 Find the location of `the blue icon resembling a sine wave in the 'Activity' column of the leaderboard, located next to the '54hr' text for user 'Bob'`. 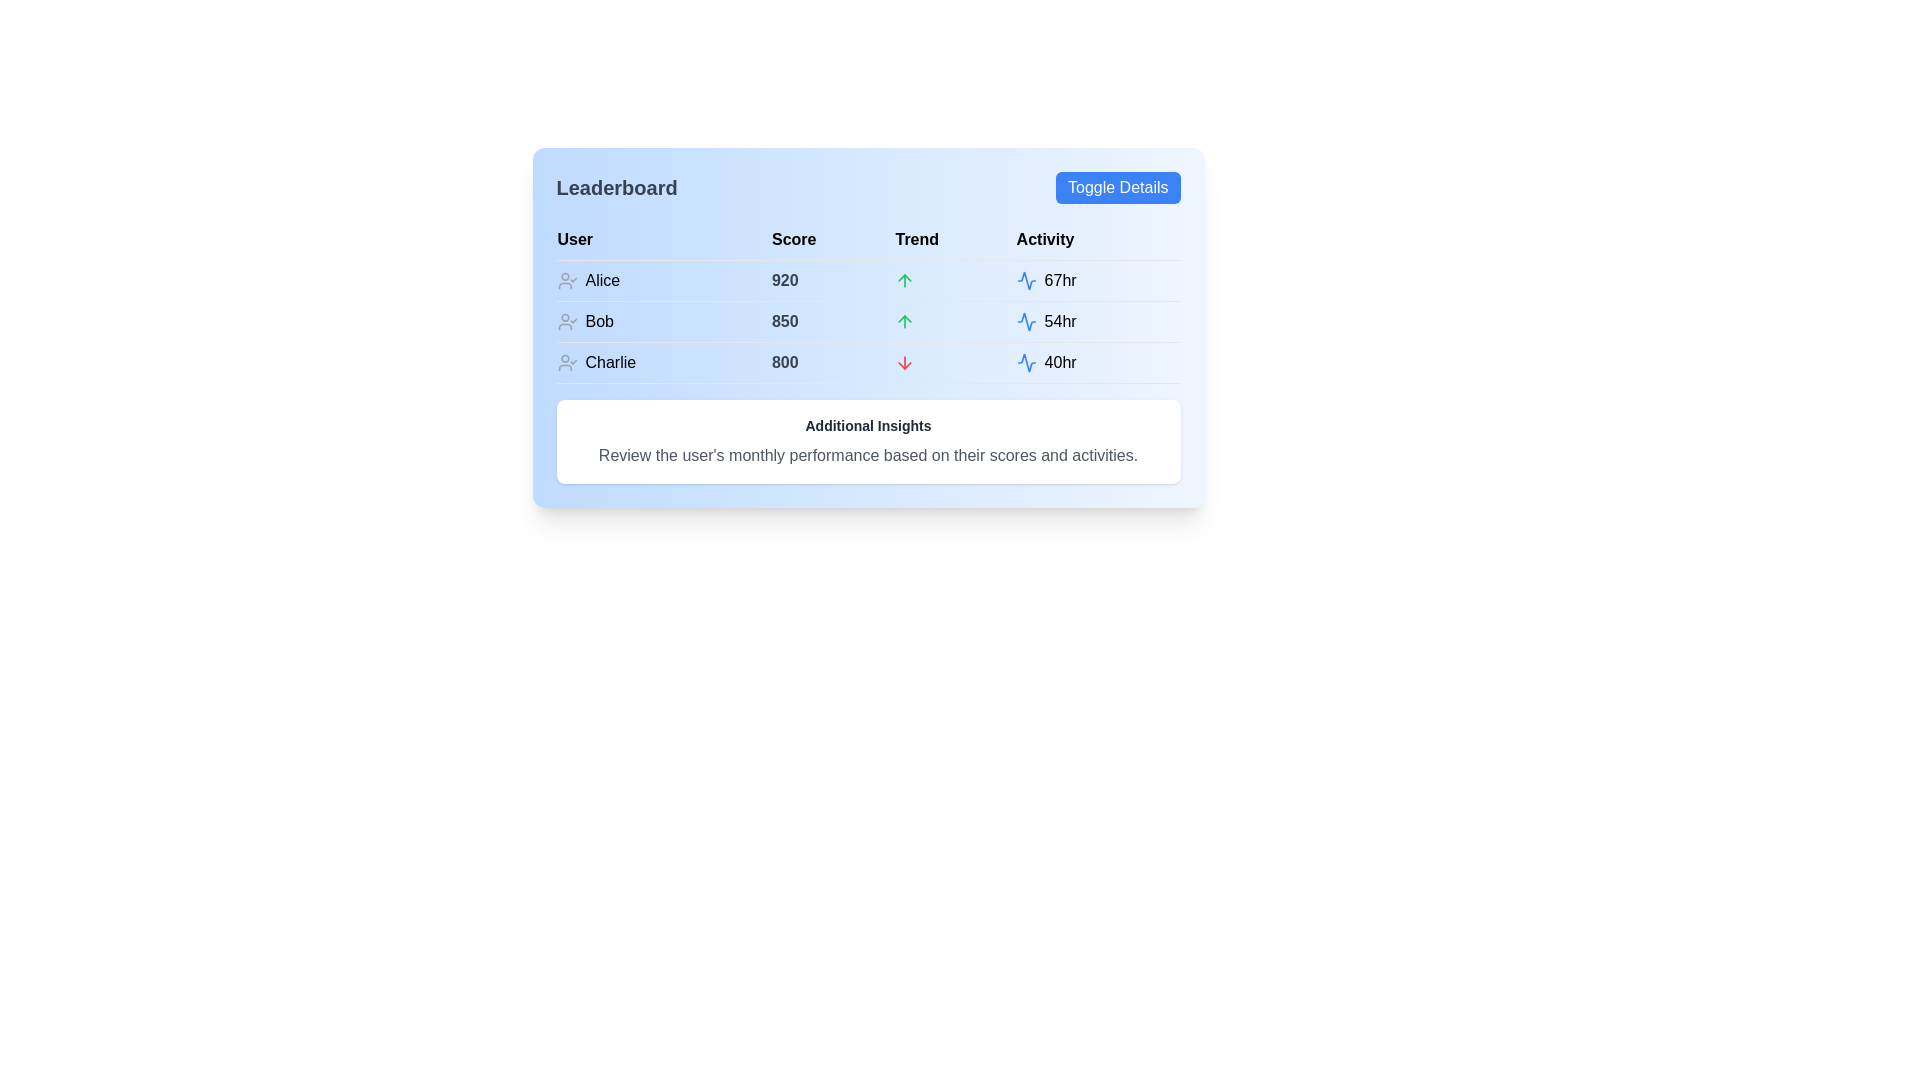

the blue icon resembling a sine wave in the 'Activity' column of the leaderboard, located next to the '54hr' text for user 'Bob' is located at coordinates (1026, 320).